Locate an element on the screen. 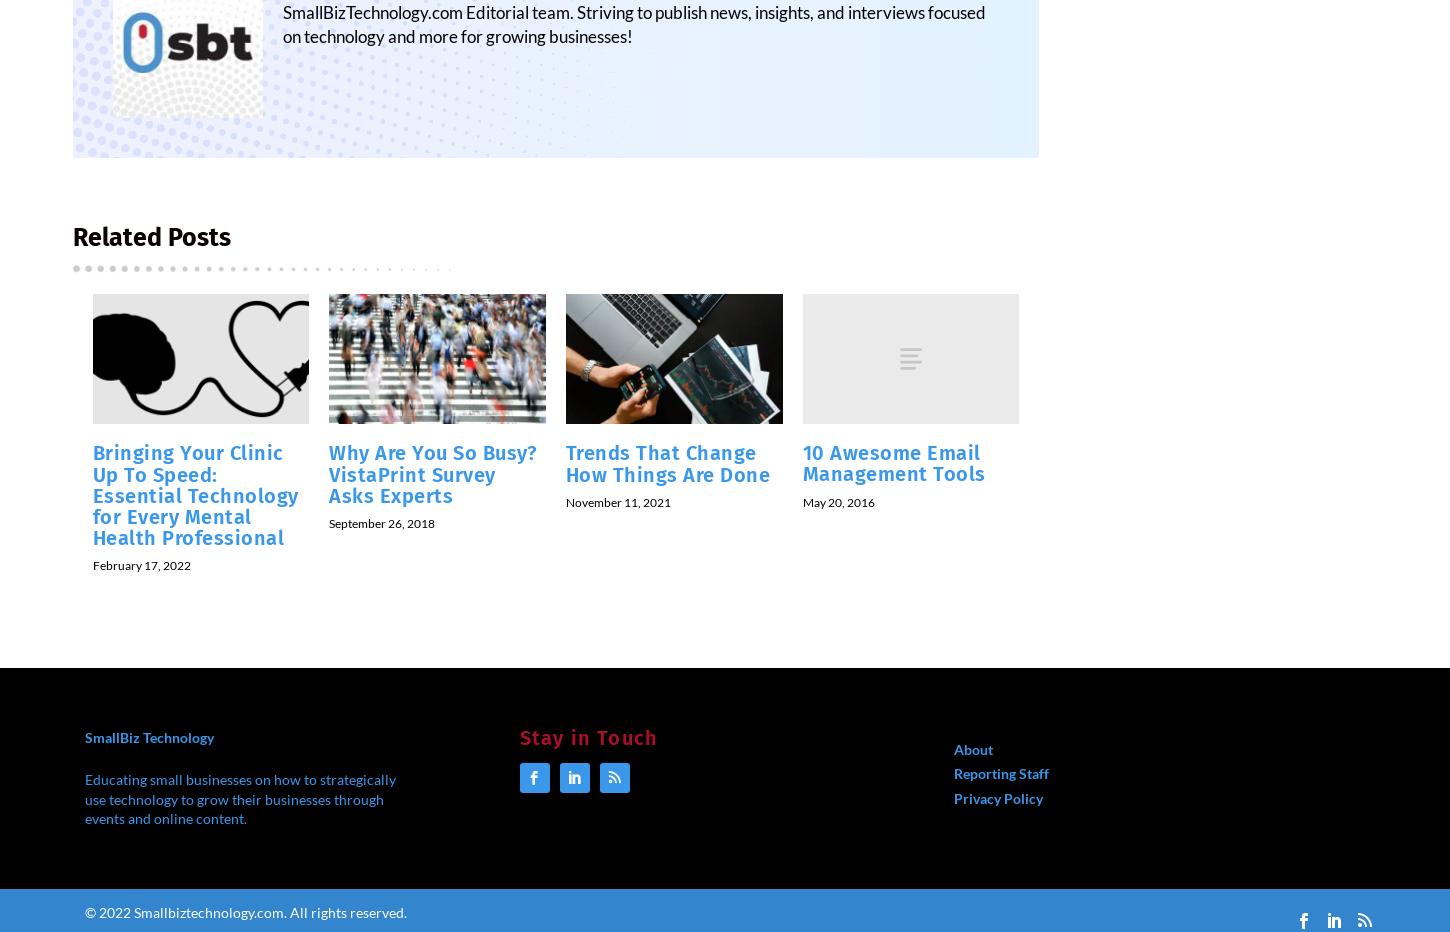  'Bringing Your Clinic Up To Speed: Essential Technology for Every Mental Health Professional' is located at coordinates (194, 507).